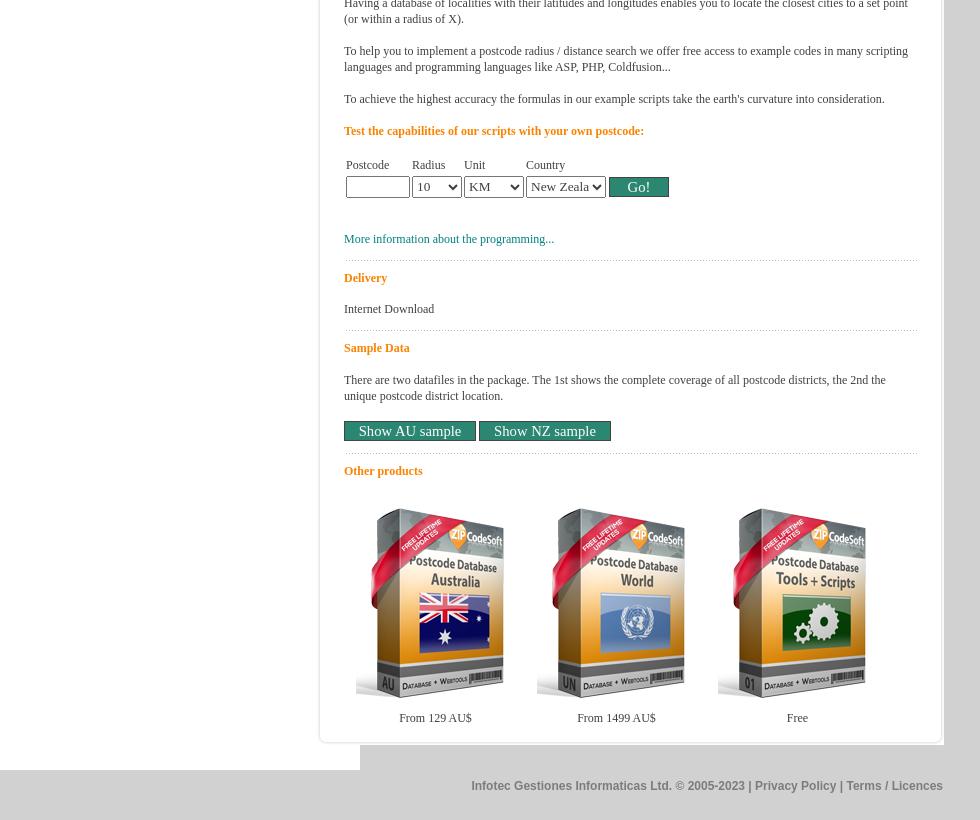 The height and width of the screenshot is (820, 980). What do you see at coordinates (545, 164) in the screenshot?
I see `'Country'` at bounding box center [545, 164].